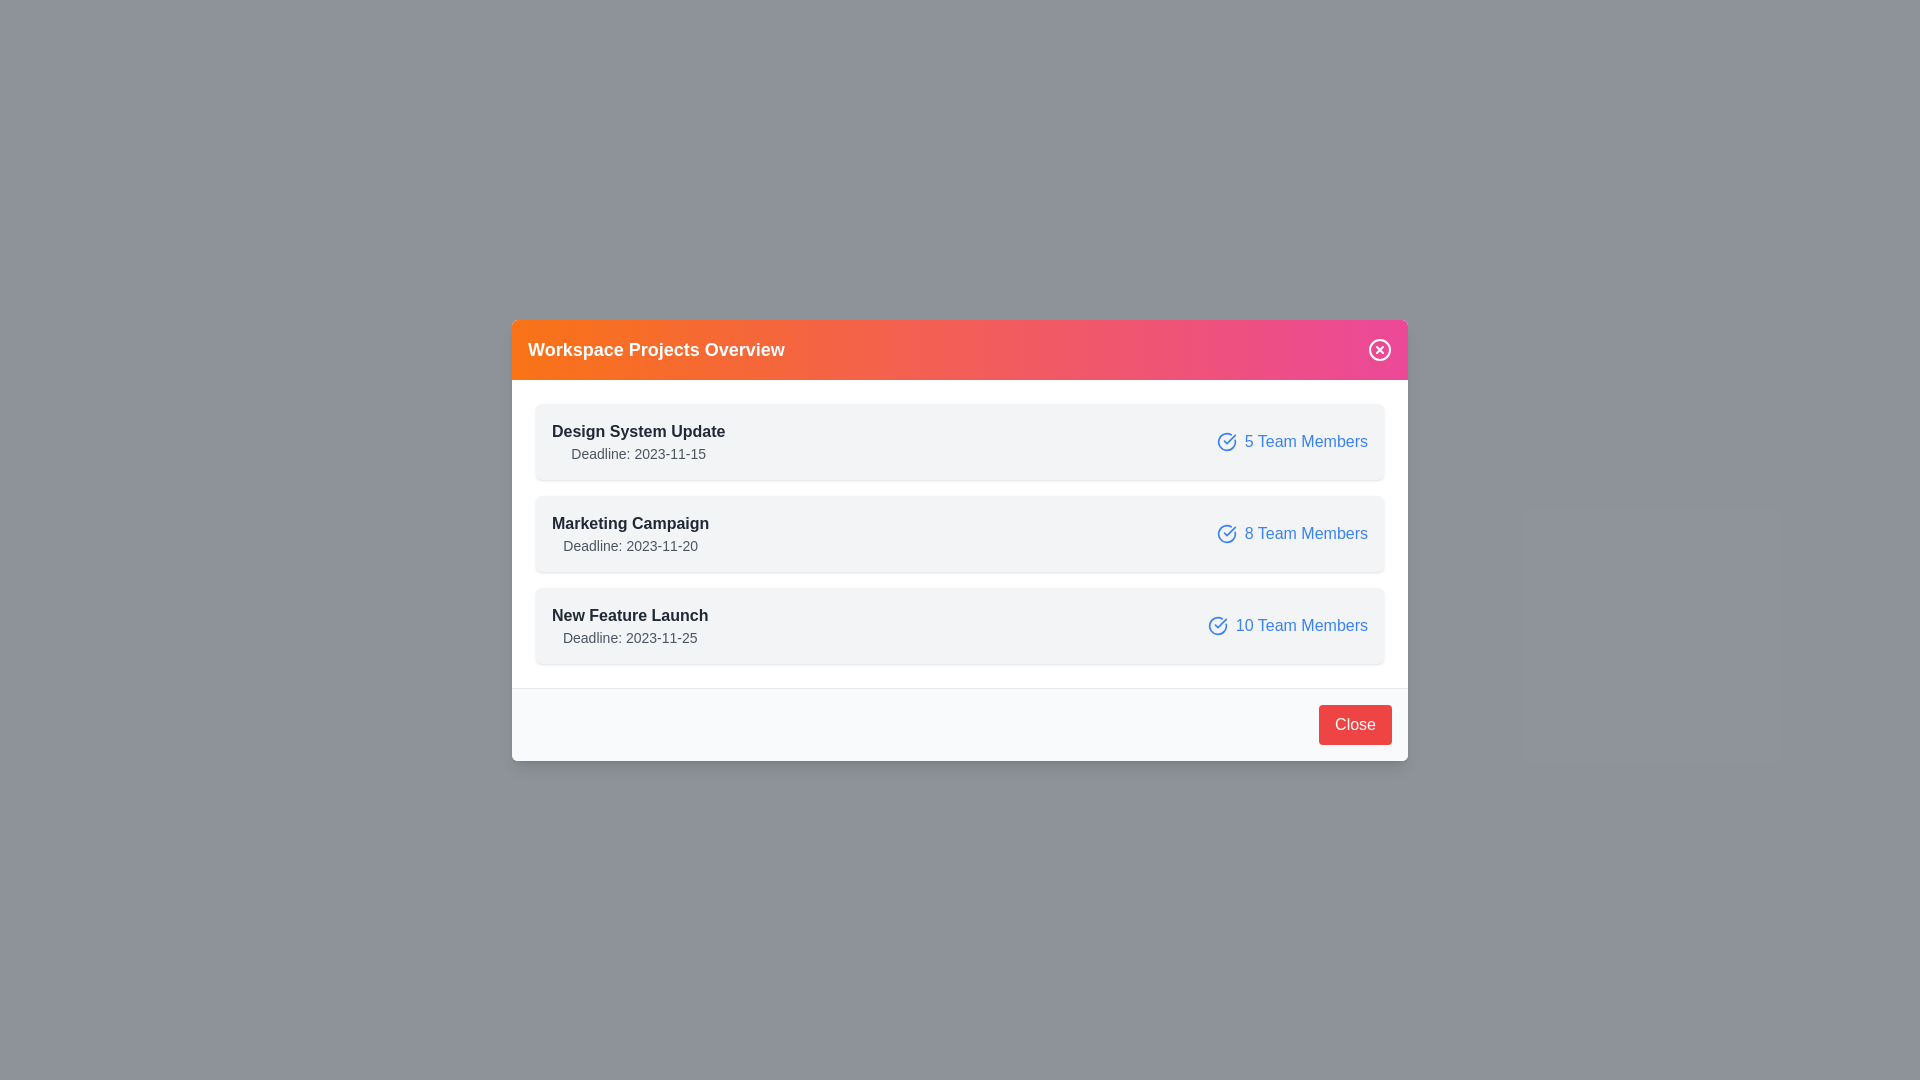 Image resolution: width=1920 pixels, height=1080 pixels. What do you see at coordinates (960, 532) in the screenshot?
I see `the project 'Marketing Campaign' to inspect its details` at bounding box center [960, 532].